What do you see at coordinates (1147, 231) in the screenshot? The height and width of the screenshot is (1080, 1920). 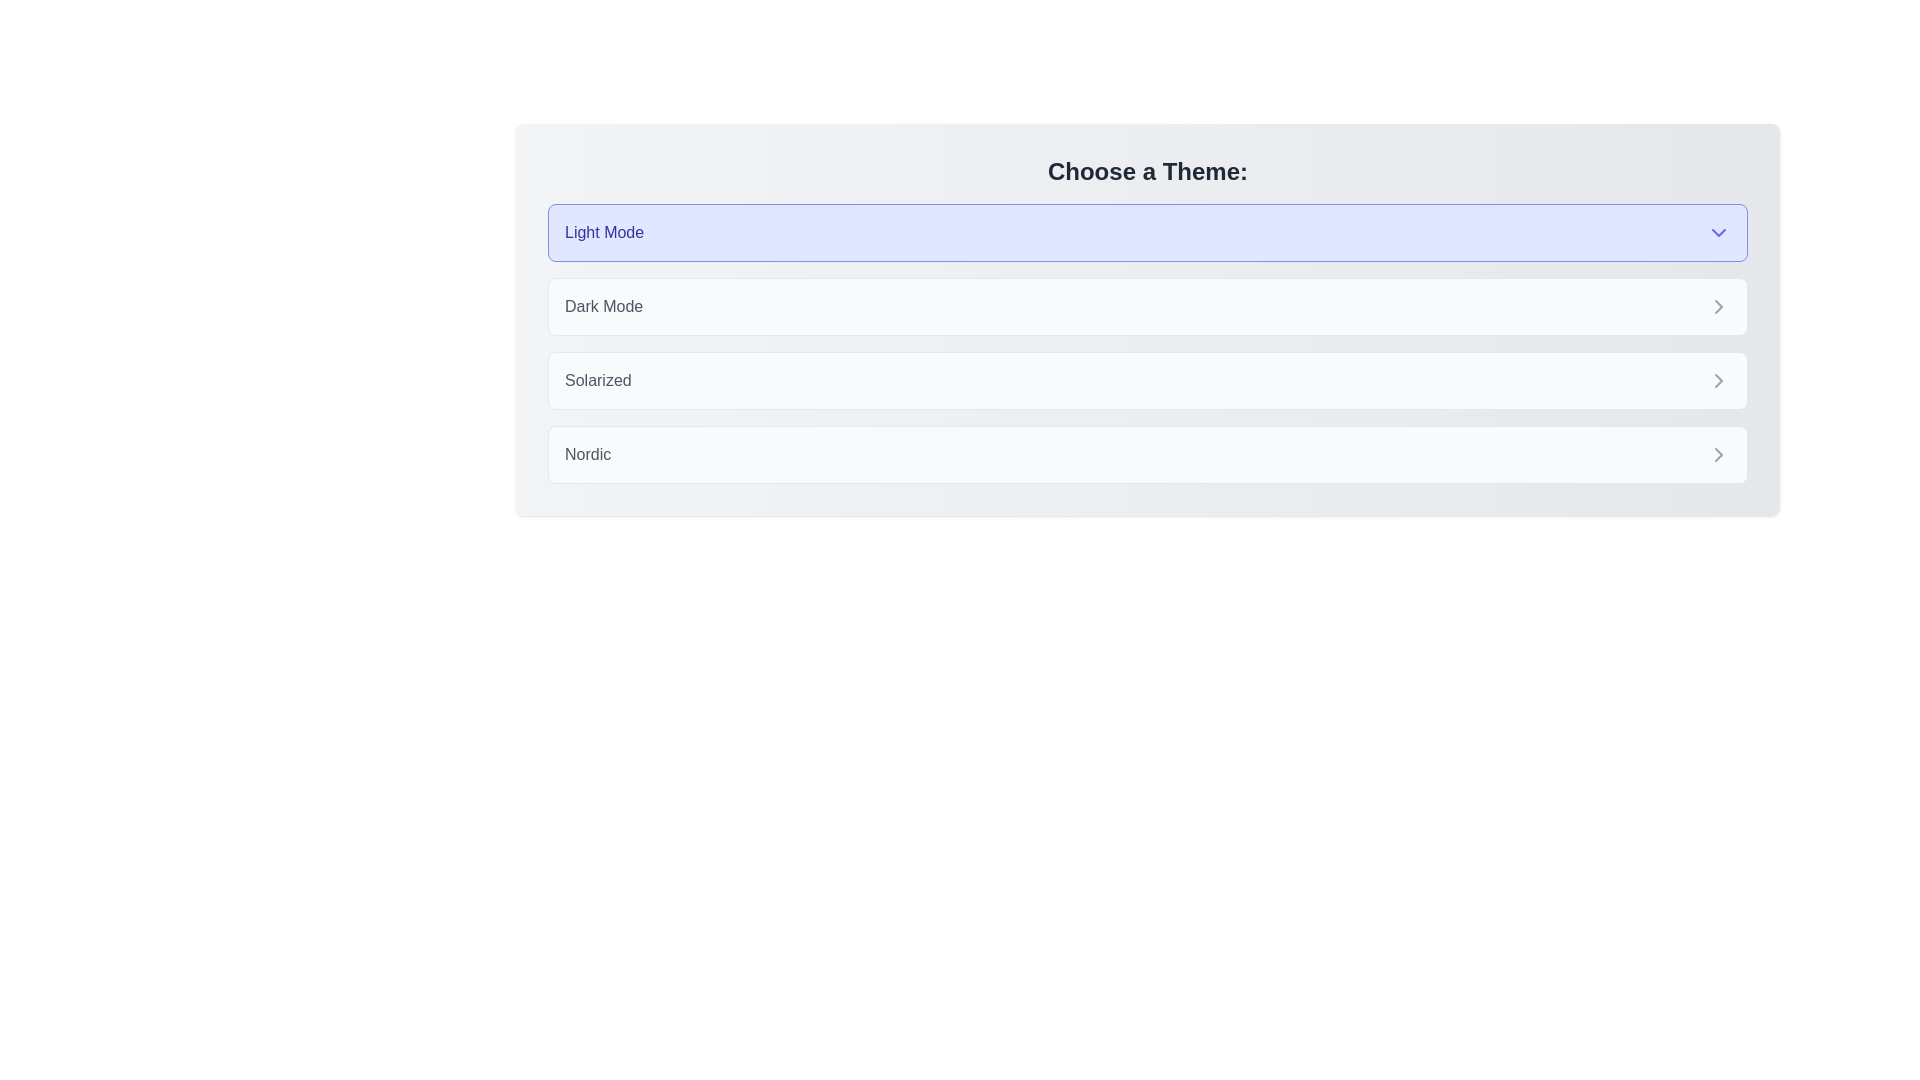 I see `the theme Light Mode by clicking on its corresponding chip` at bounding box center [1147, 231].